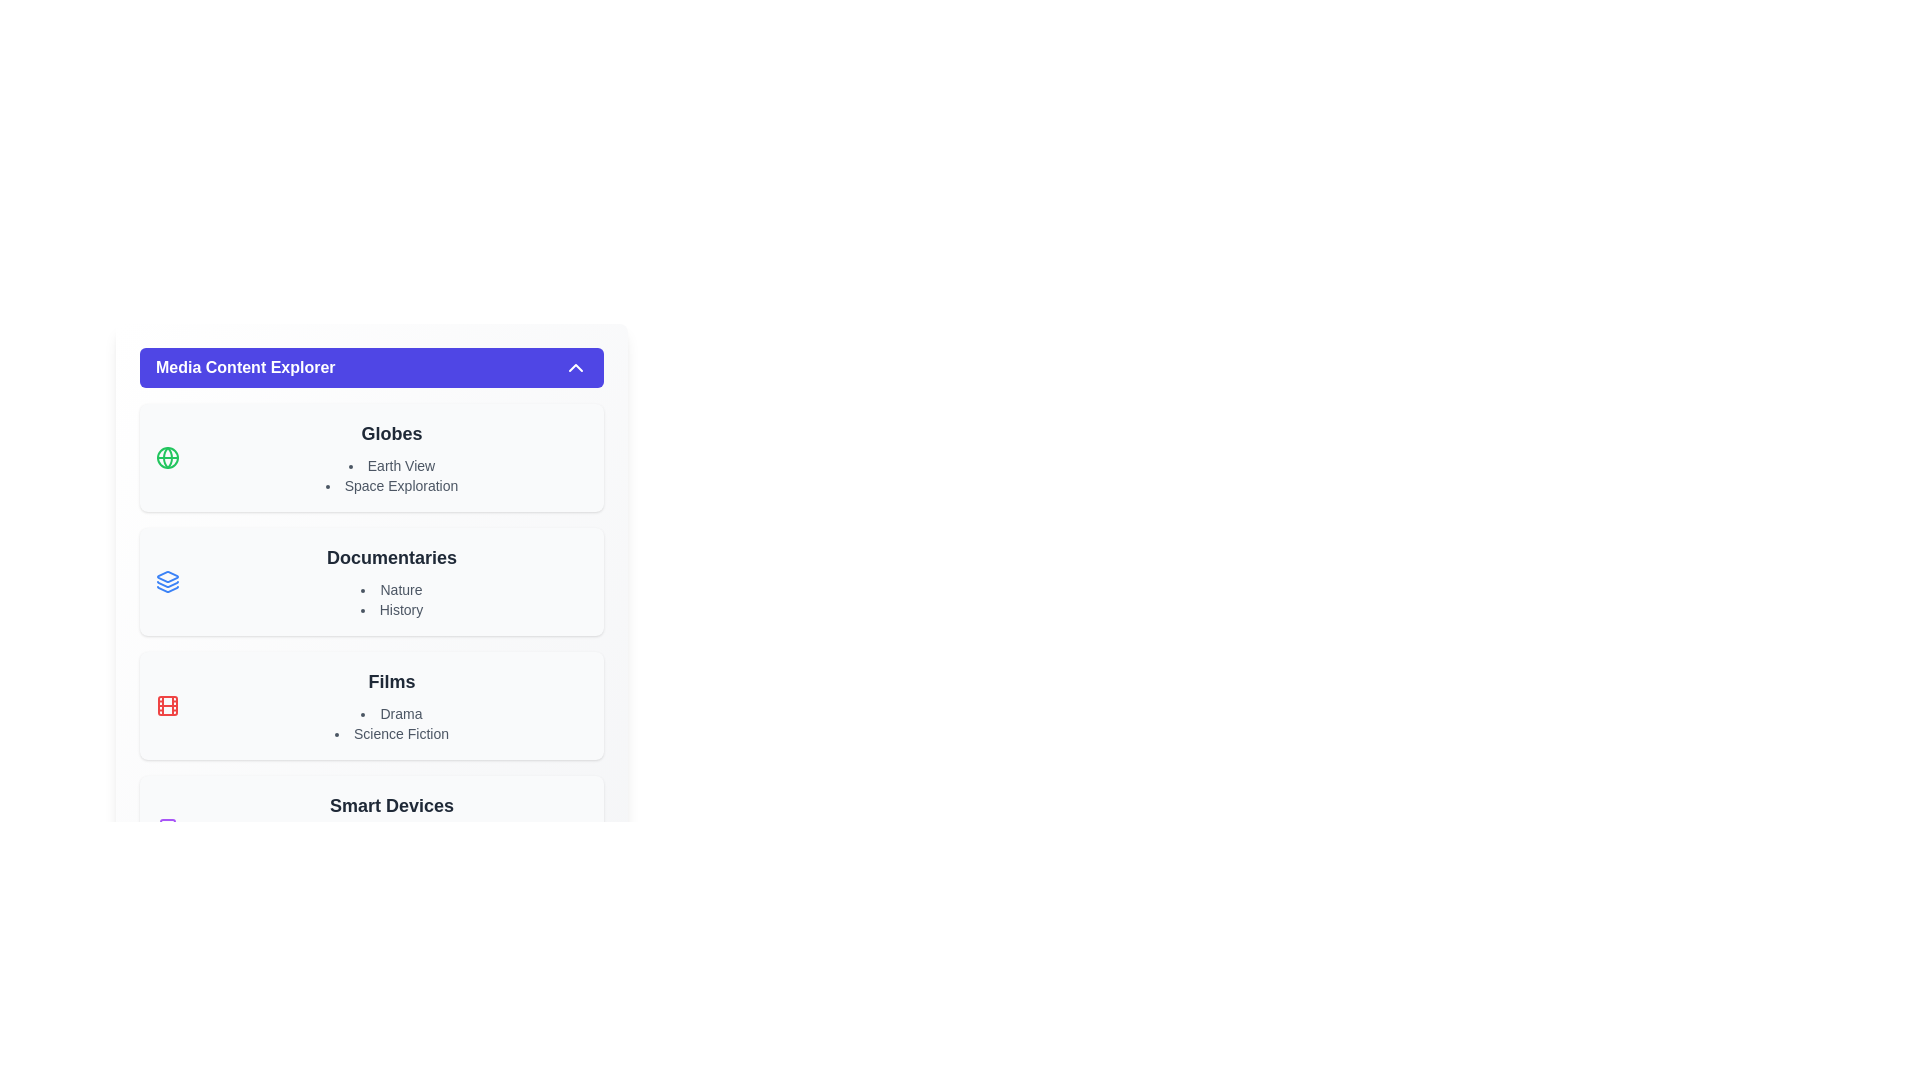 This screenshot has height=1080, width=1920. Describe the element at coordinates (168, 582) in the screenshot. I see `the icon with a layered design in blue, located at the top-left corner of the 'Documentaries' section, preceding the text 'DocumentariesNatureHistory'` at that location.